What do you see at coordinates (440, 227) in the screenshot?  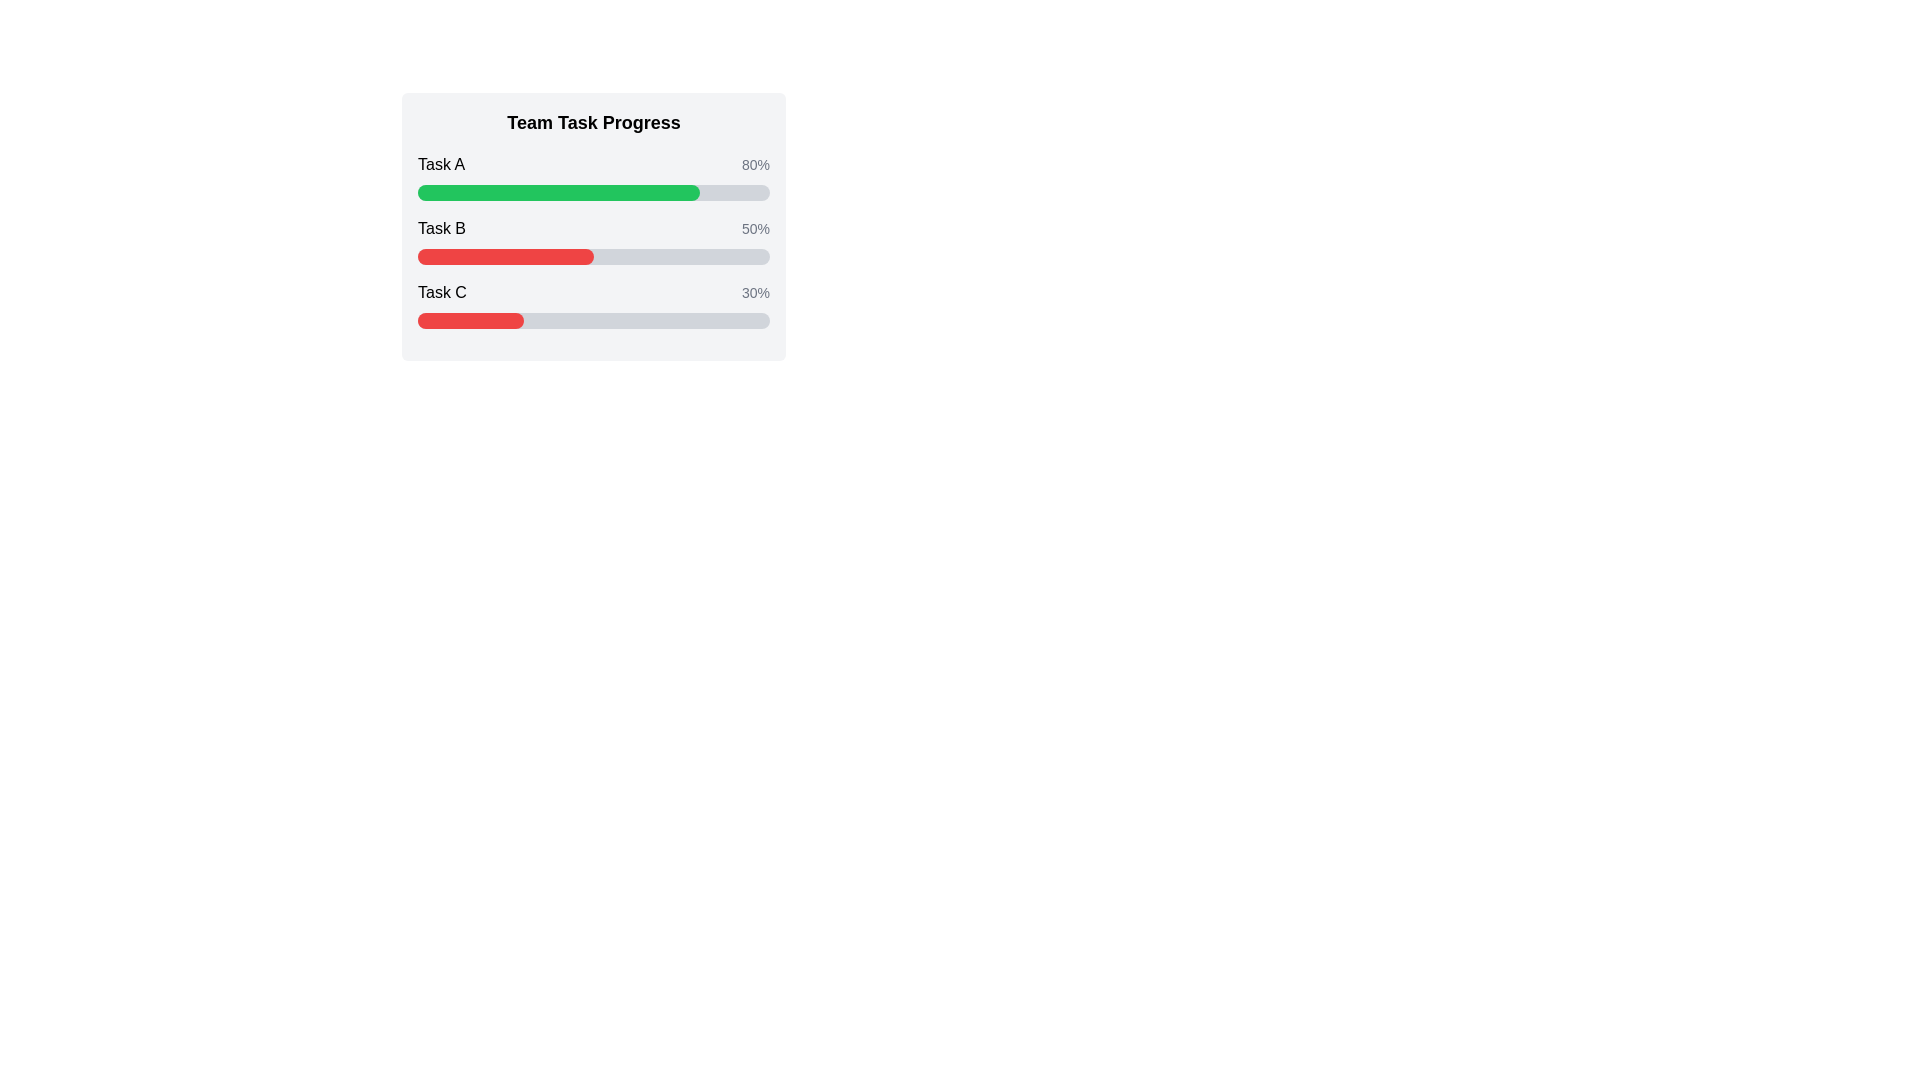 I see `text content of the 'Task B' label, which identifies the associated progress bar and percentage value` at bounding box center [440, 227].